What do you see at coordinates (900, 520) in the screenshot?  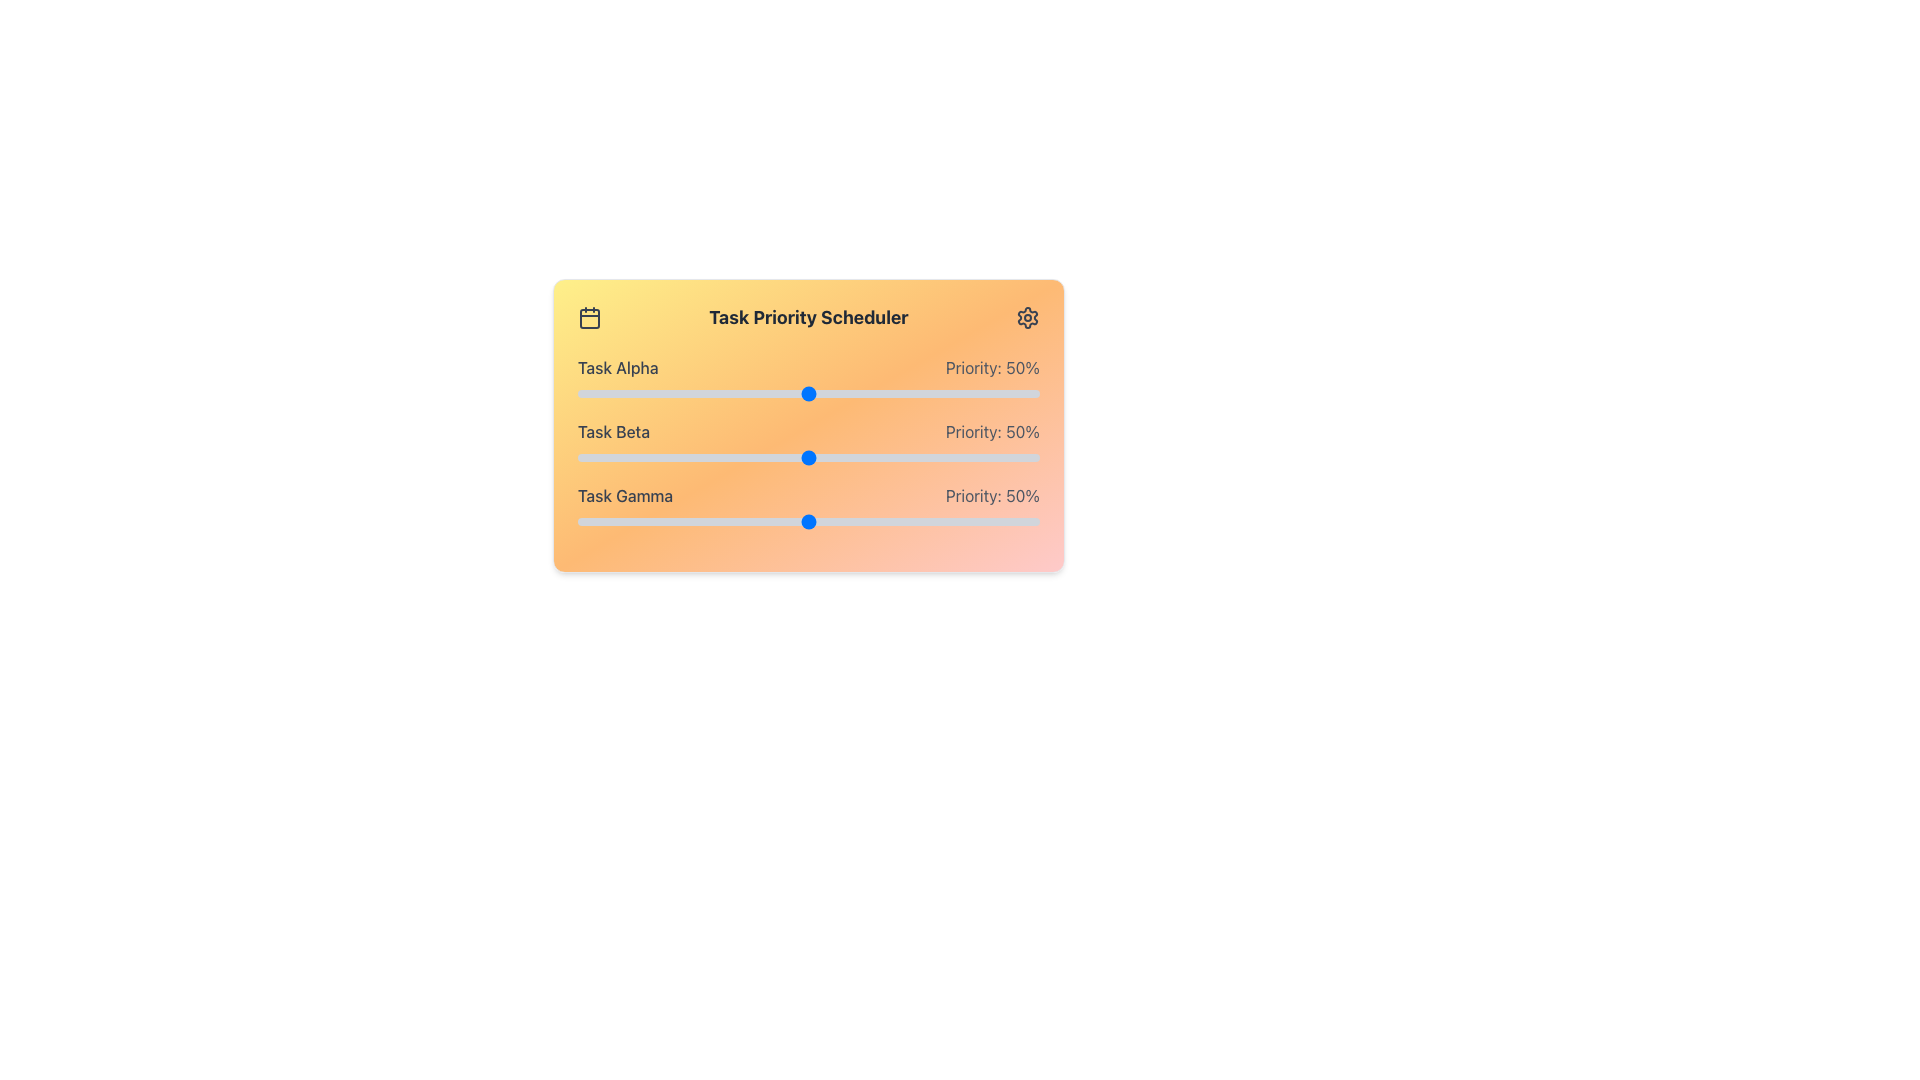 I see `task priority` at bounding box center [900, 520].